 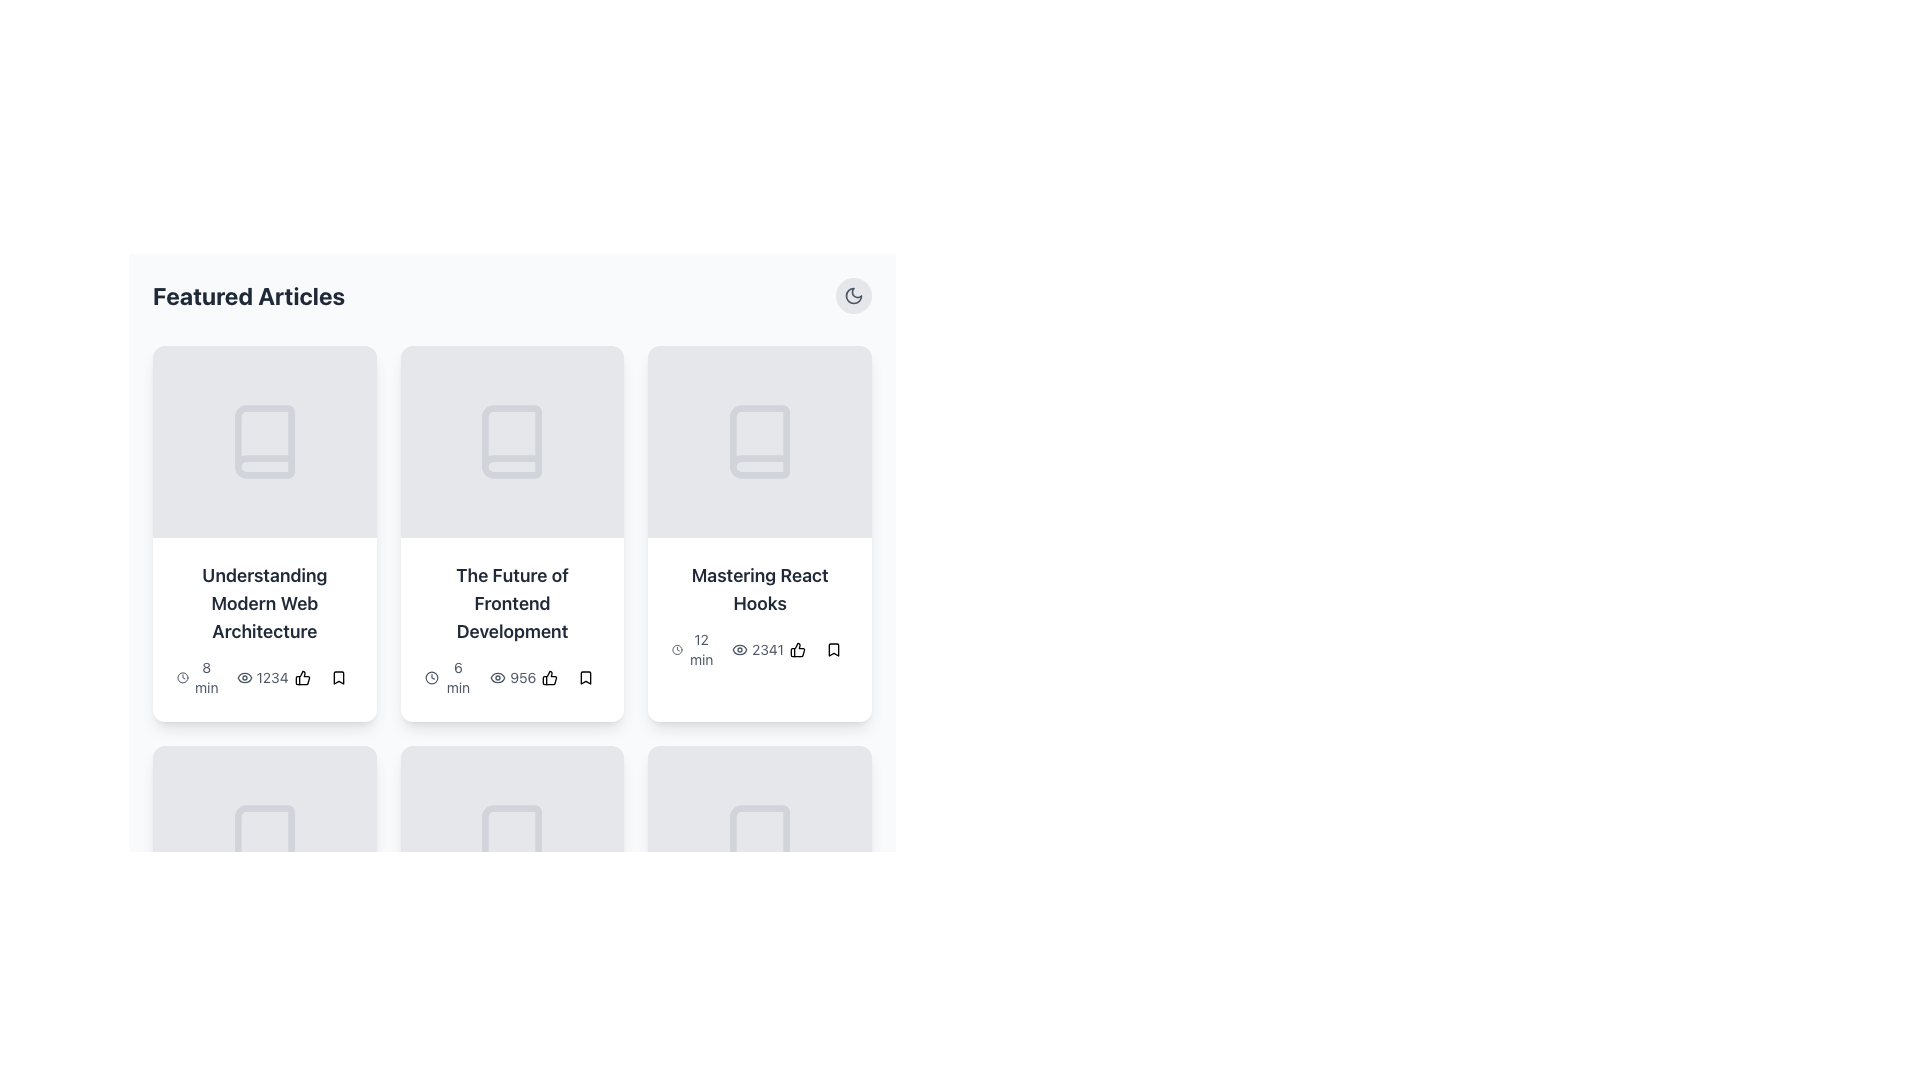 What do you see at coordinates (263, 441) in the screenshot?
I see `the illustrative icon representing the article topic in the top row, first column of the 'Featured Articles' section, which is directly above the title 'Understanding Modern Web Architecture'` at bounding box center [263, 441].